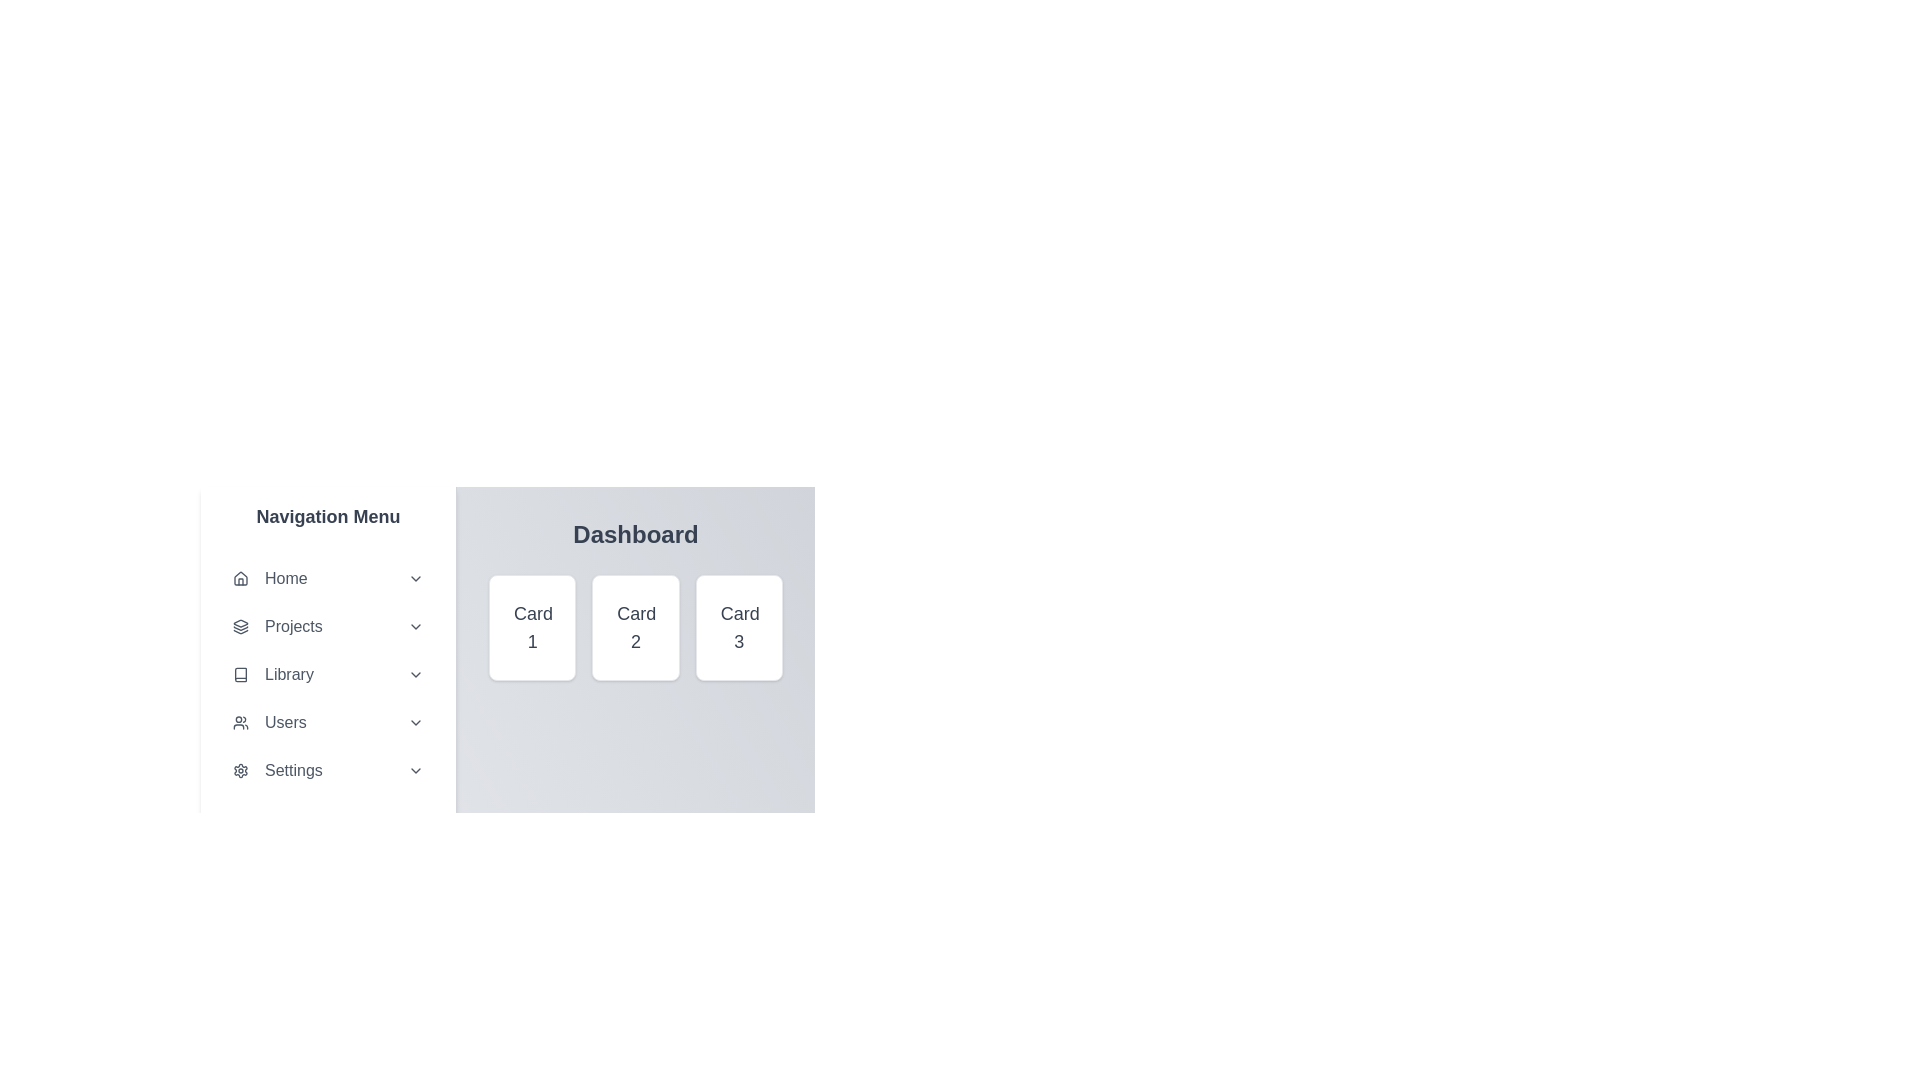 The height and width of the screenshot is (1080, 1920). What do you see at coordinates (328, 515) in the screenshot?
I see `heading text label located at the top of the left-aligned sidebar, which describes the section of the interface containing navigation options` at bounding box center [328, 515].